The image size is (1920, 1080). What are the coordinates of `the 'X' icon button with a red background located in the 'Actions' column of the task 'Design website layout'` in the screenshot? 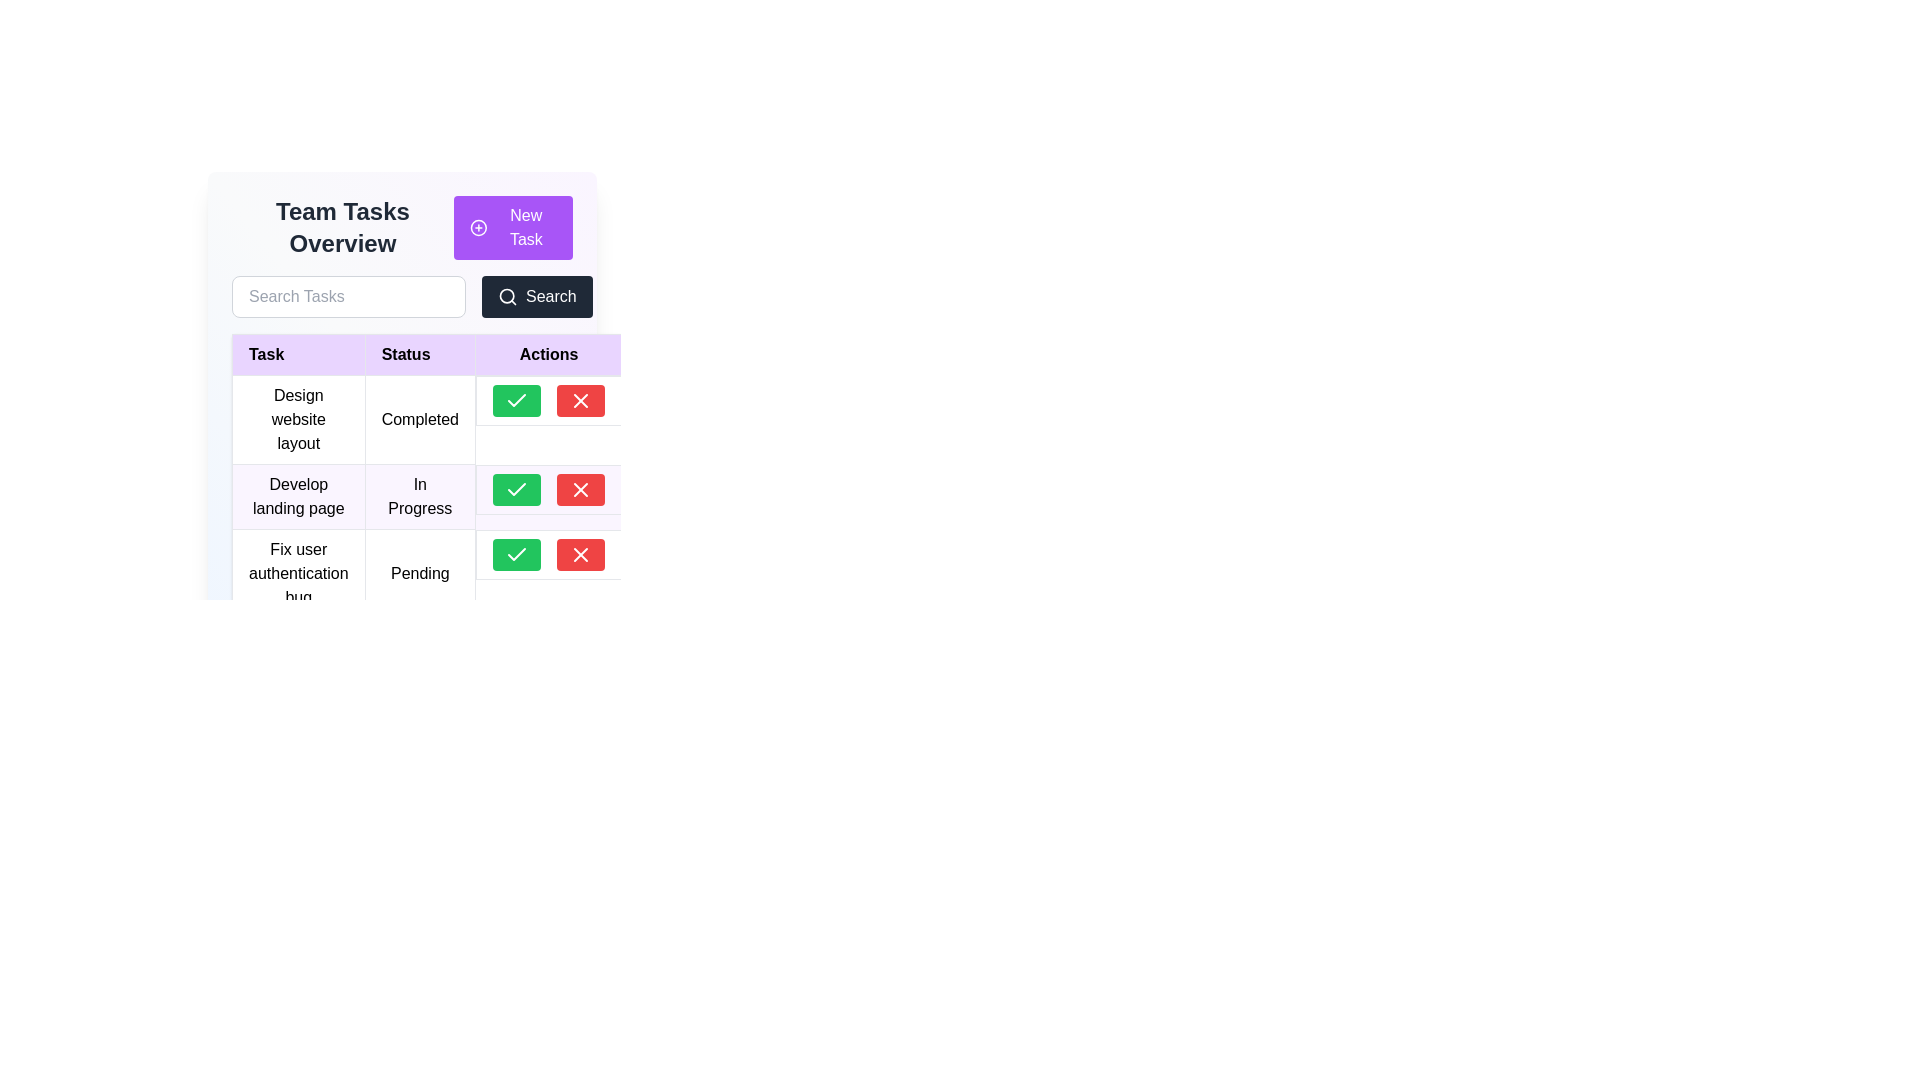 It's located at (579, 401).